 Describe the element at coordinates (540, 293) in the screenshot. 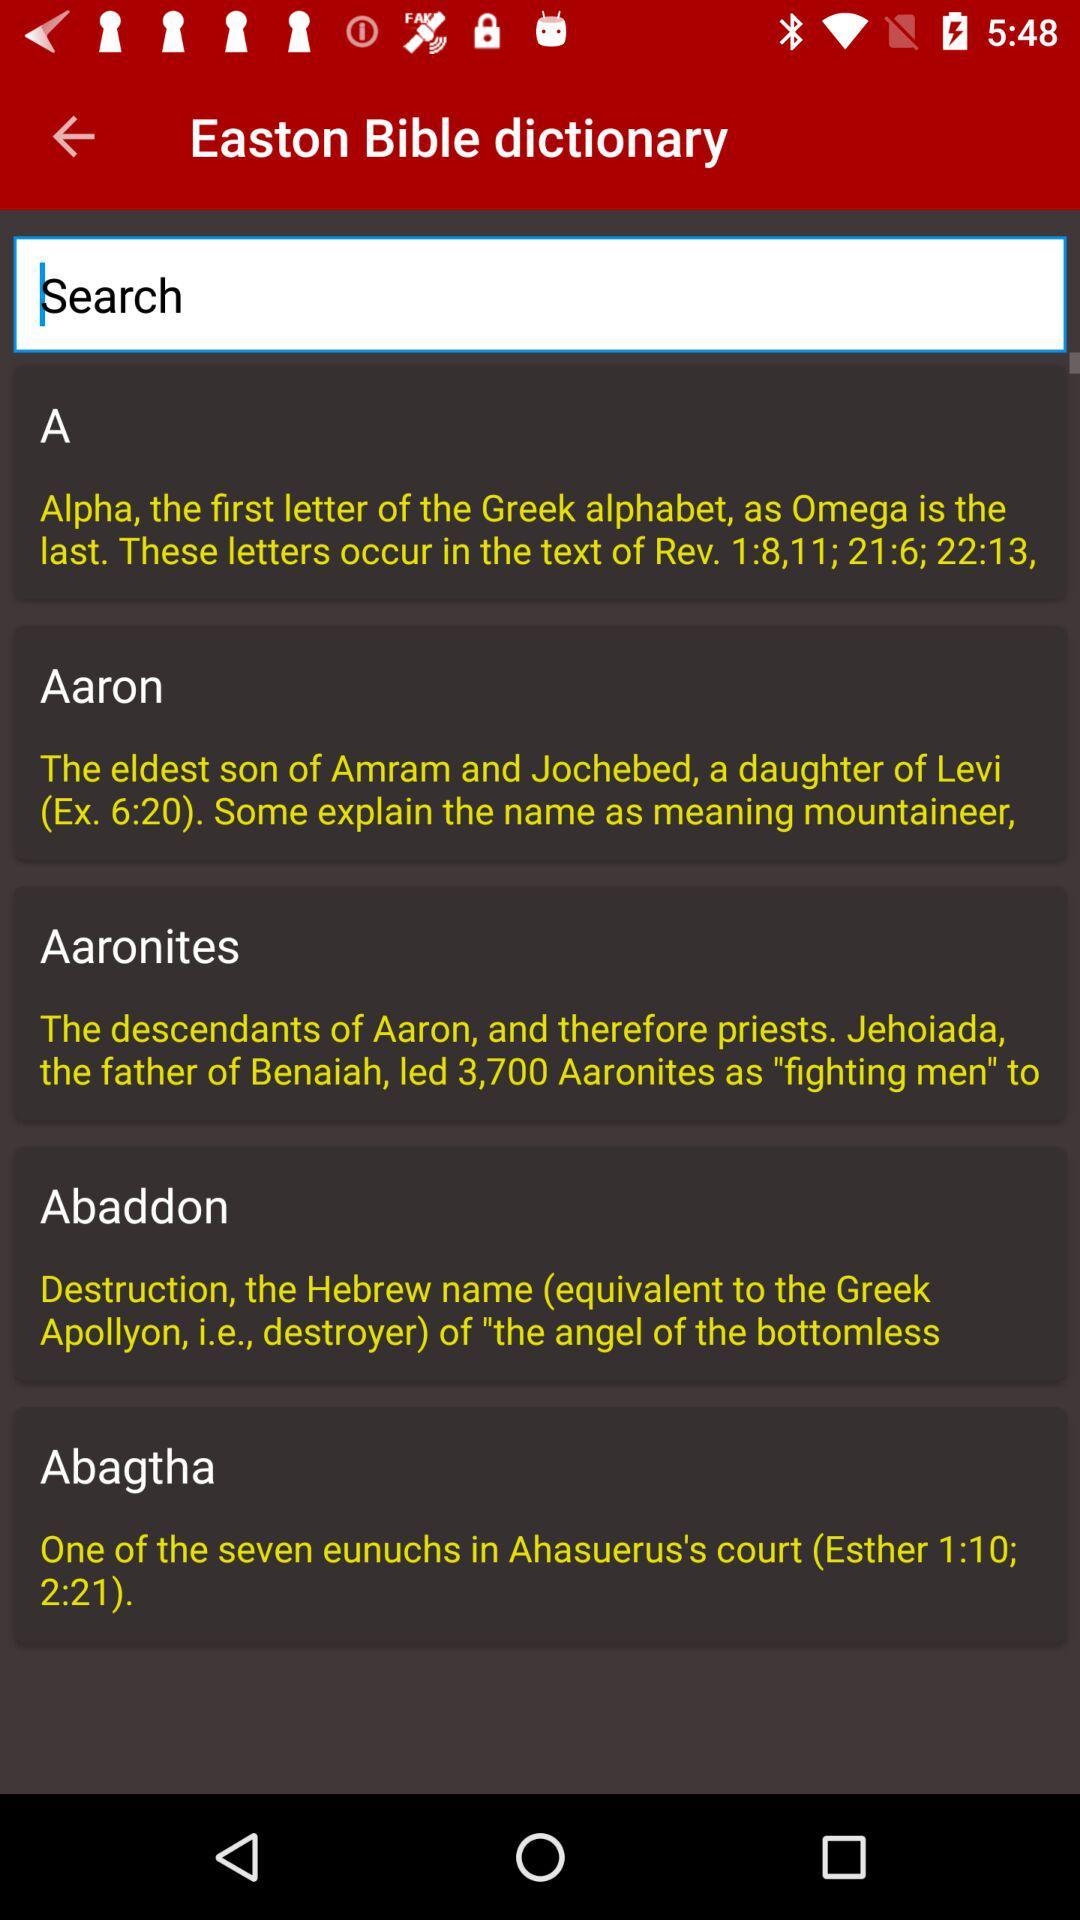

I see `input search` at that location.